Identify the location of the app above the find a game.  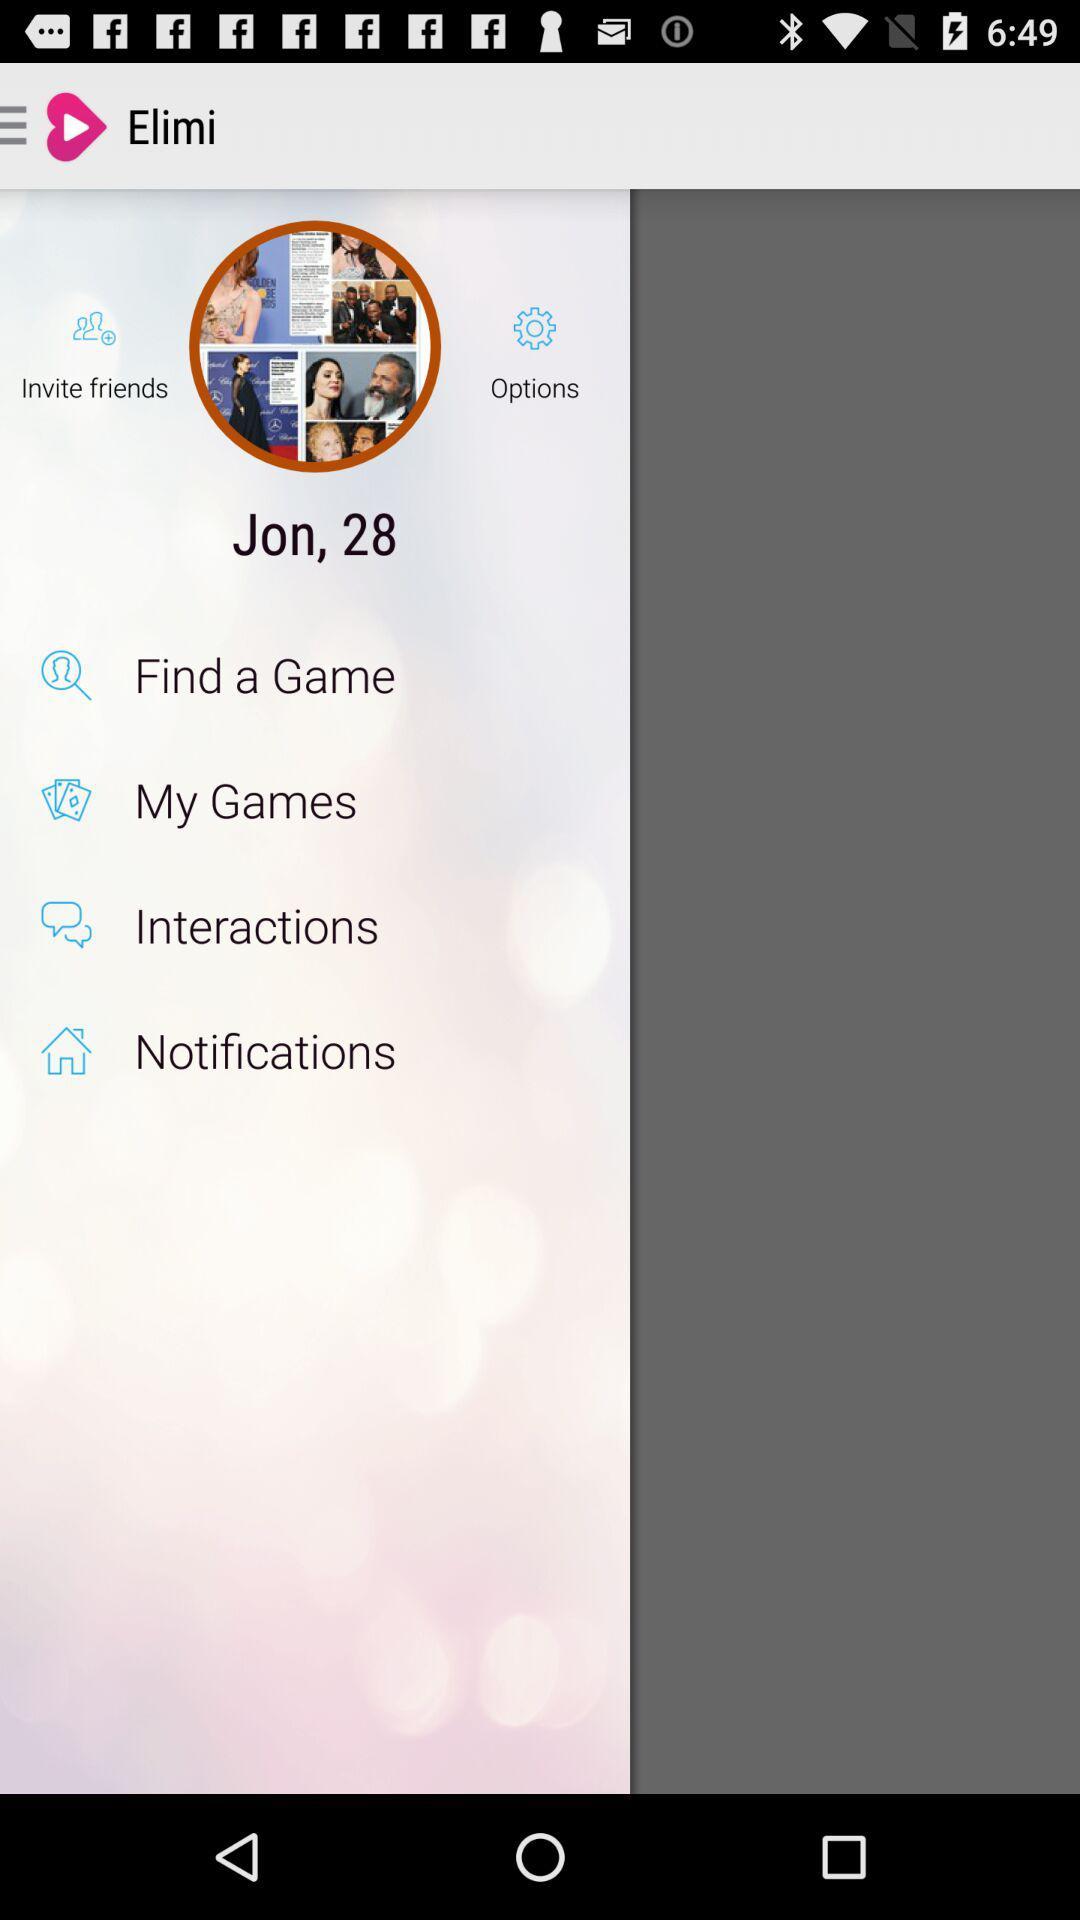
(534, 346).